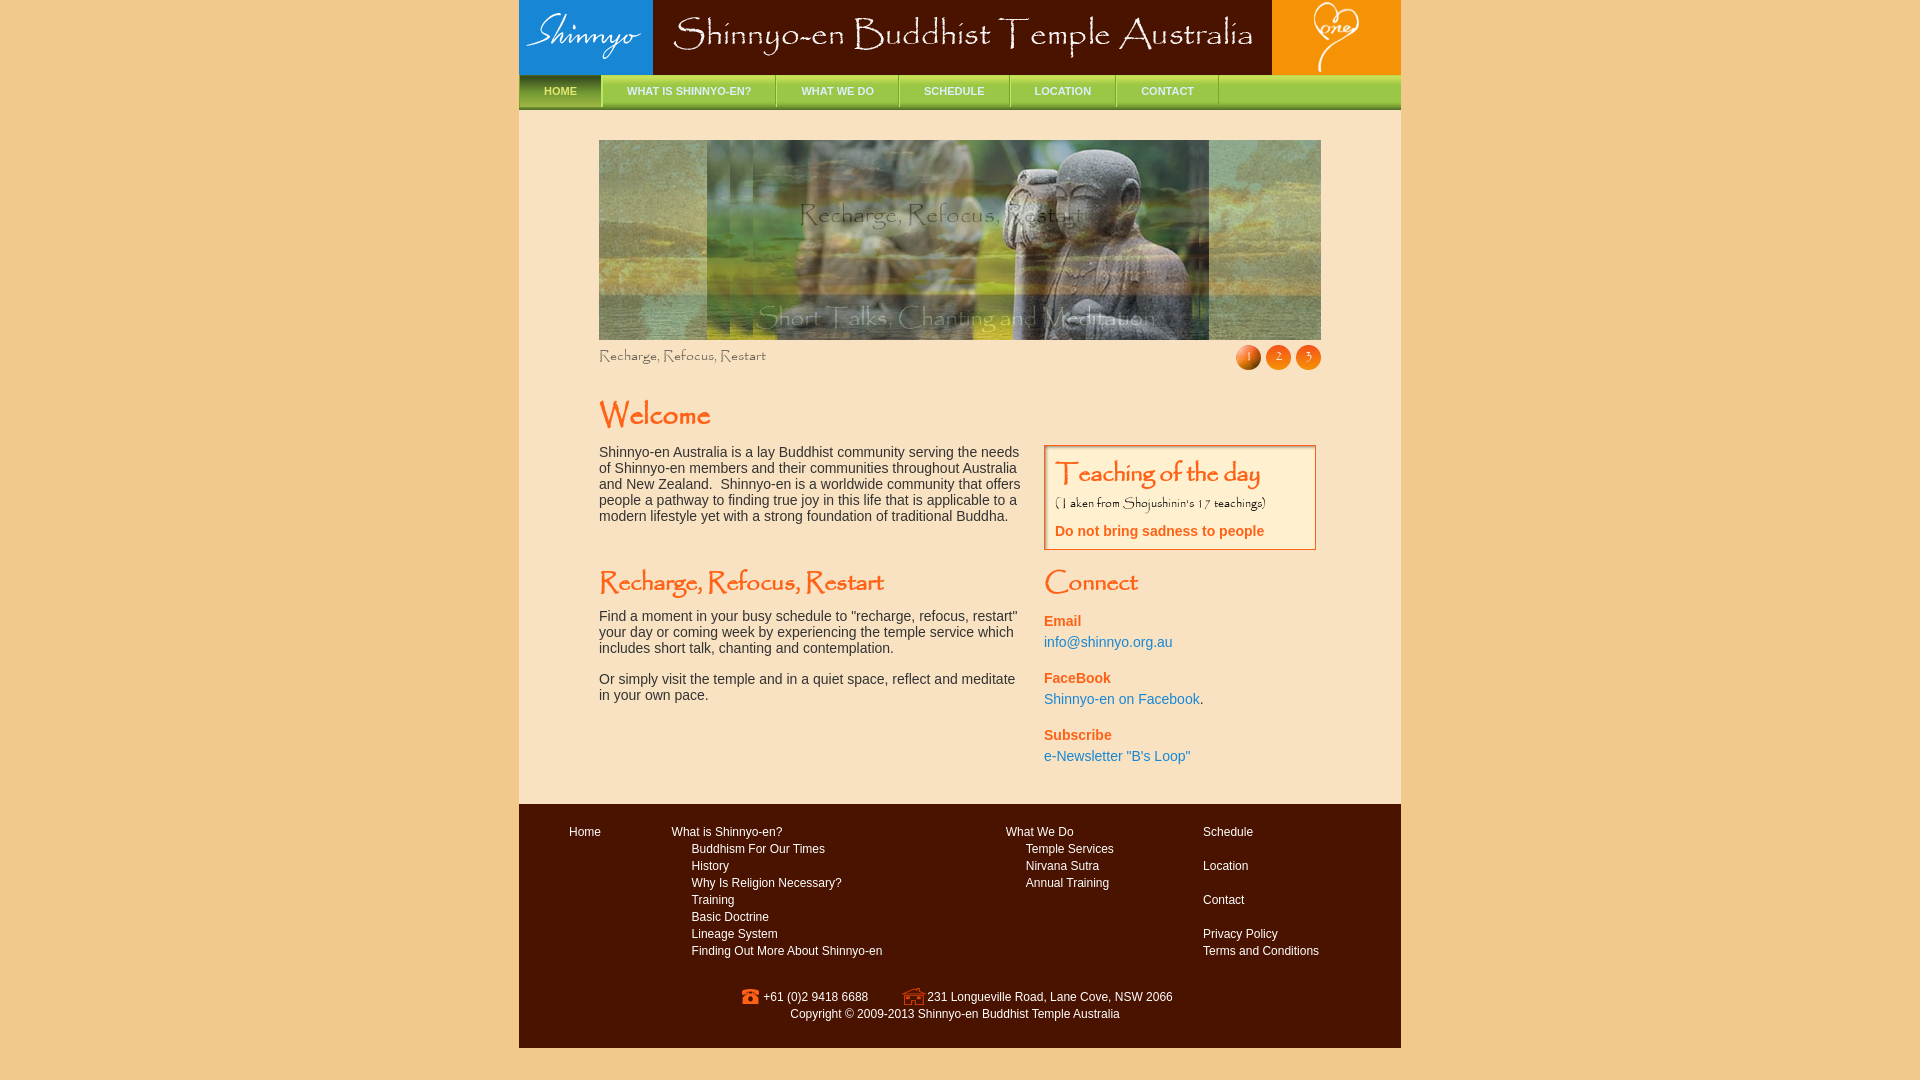  What do you see at coordinates (726, 832) in the screenshot?
I see `'What is Shinnyo-en?'` at bounding box center [726, 832].